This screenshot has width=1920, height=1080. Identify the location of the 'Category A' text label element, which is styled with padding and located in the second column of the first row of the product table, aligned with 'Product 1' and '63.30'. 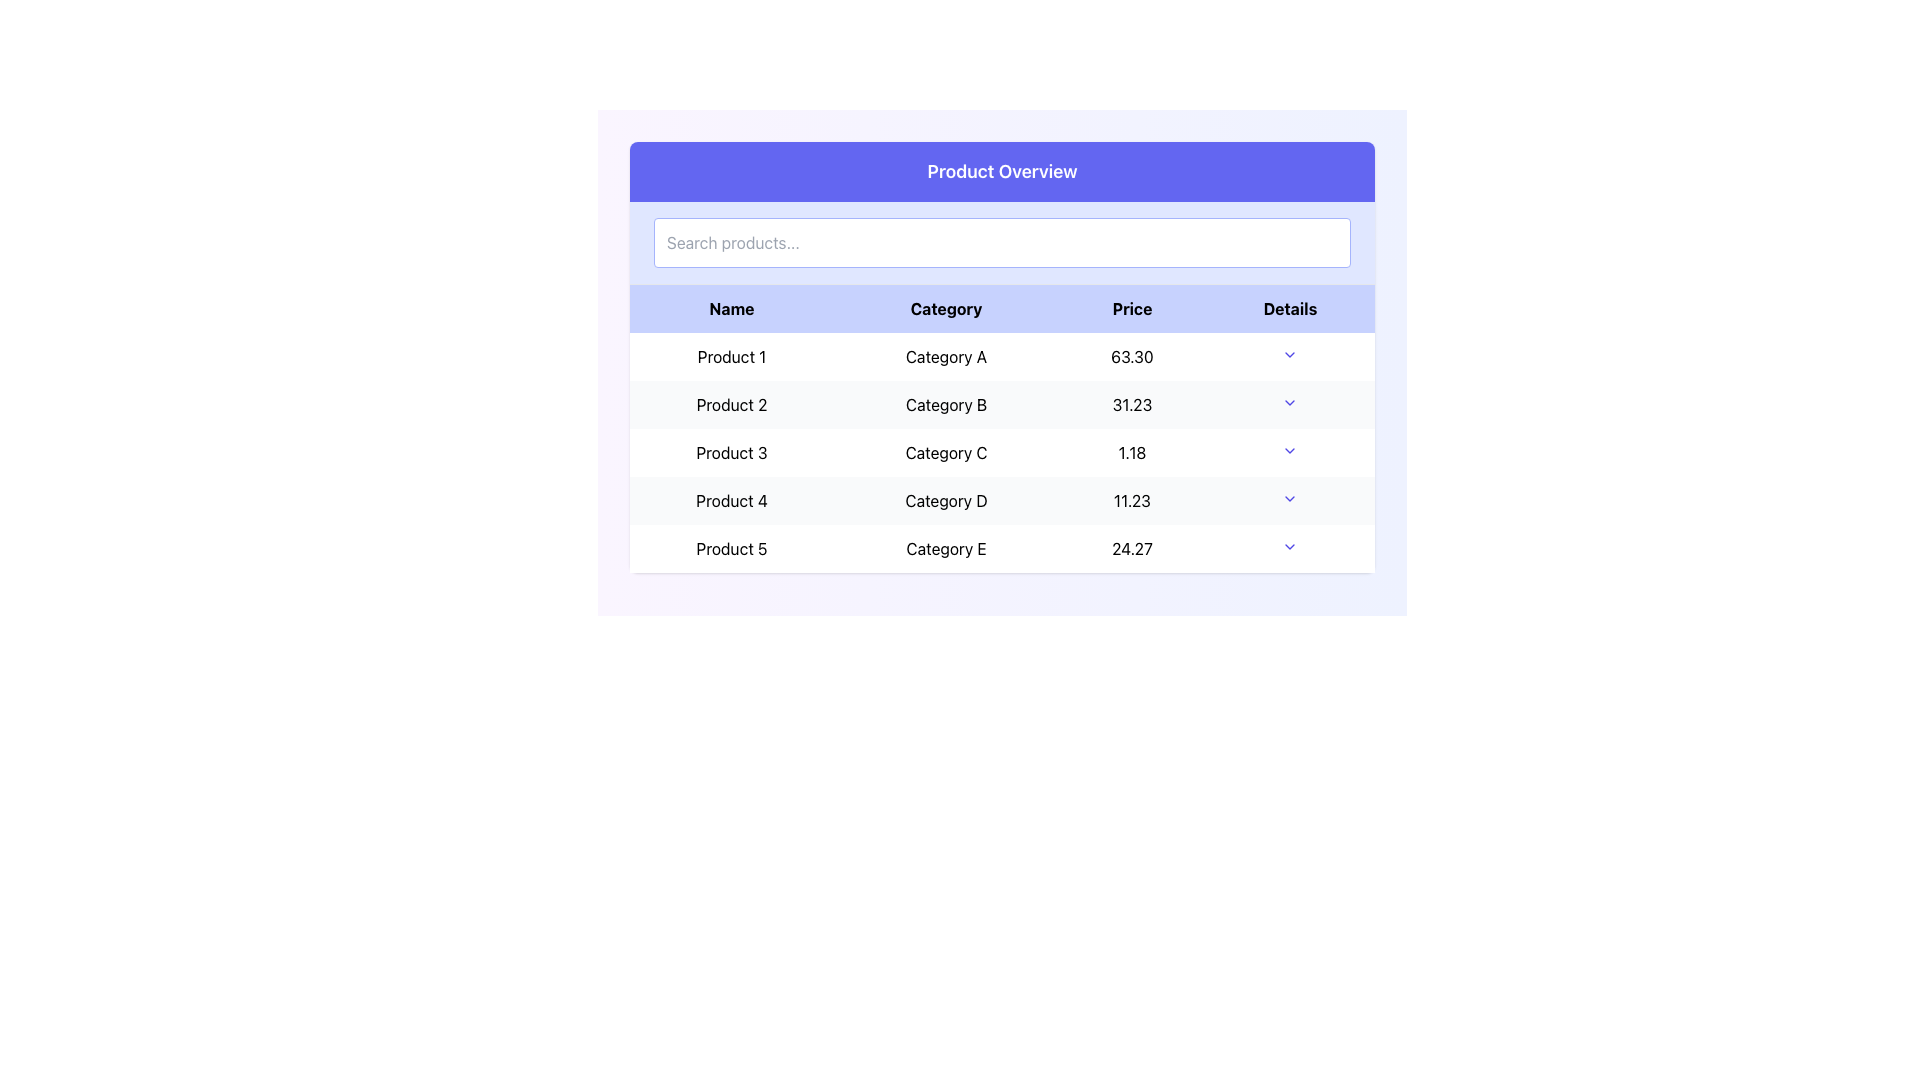
(945, 356).